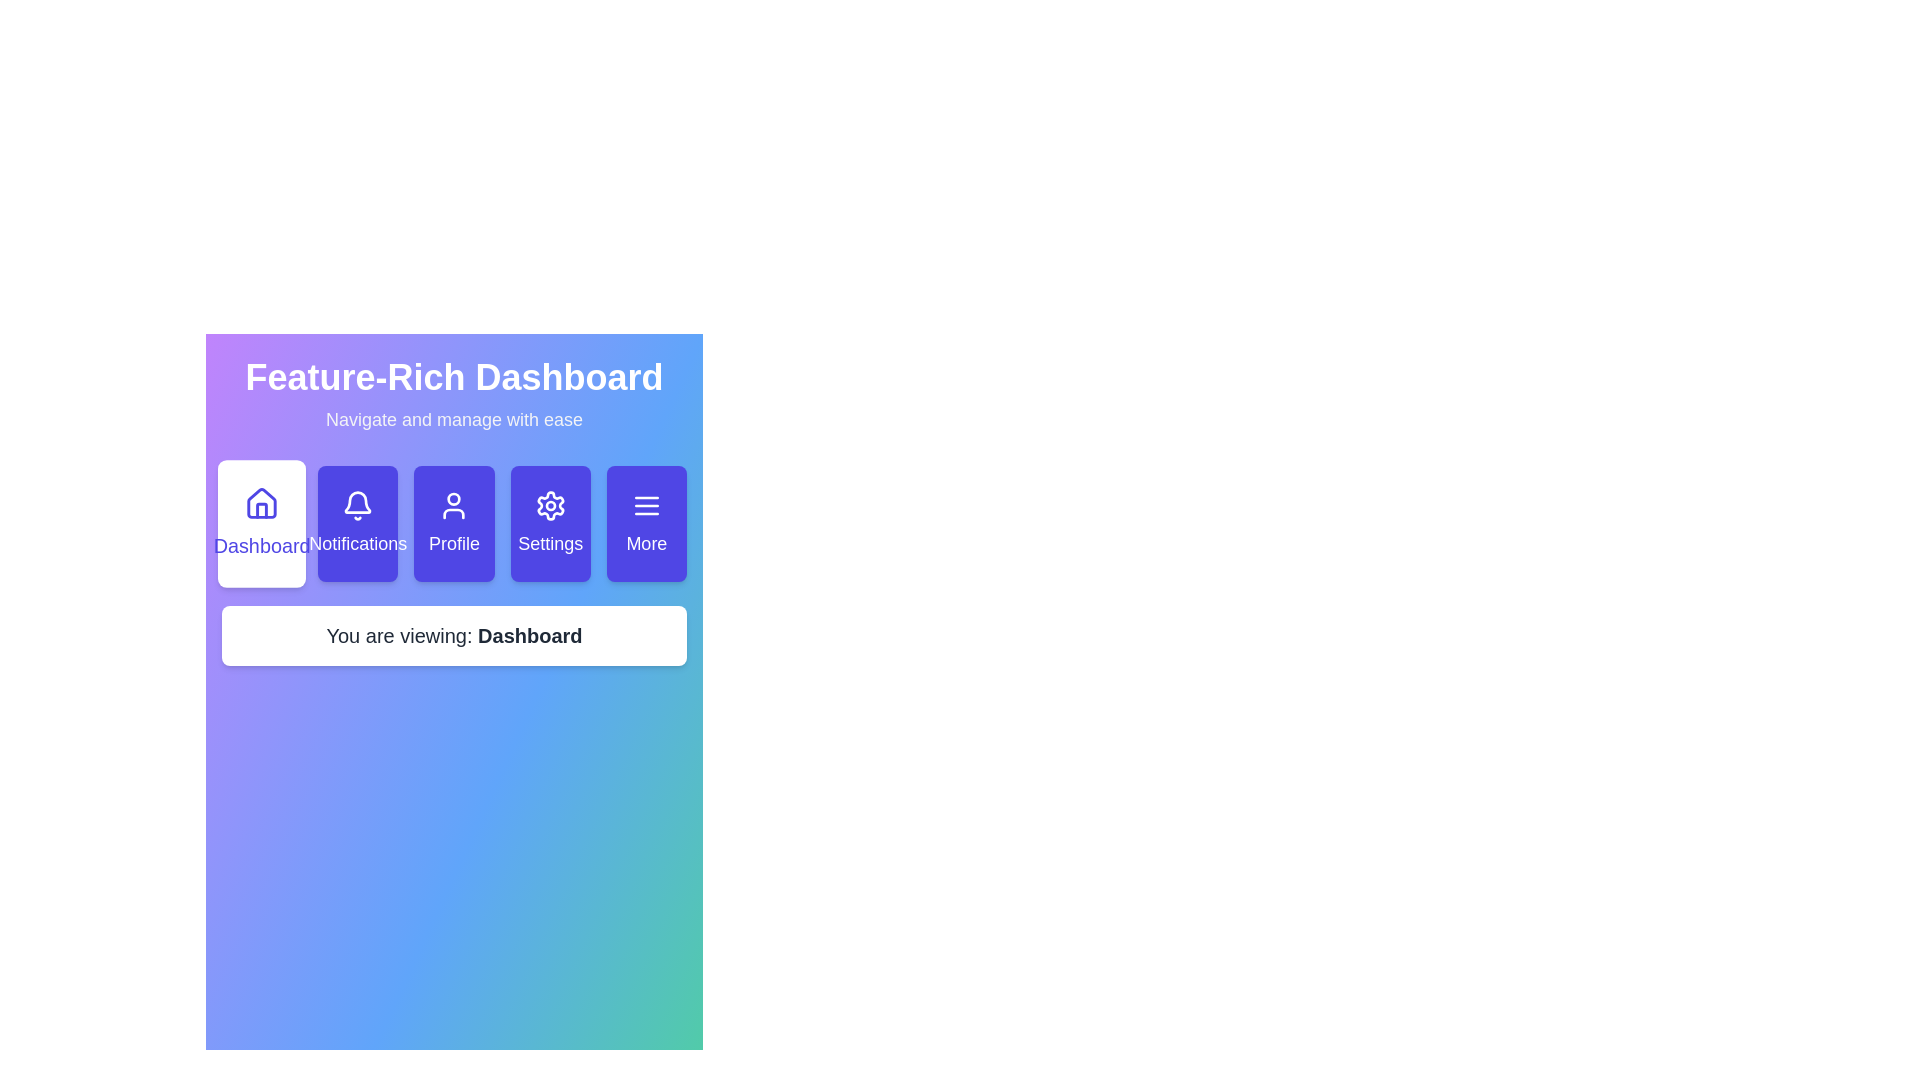 This screenshot has width=1920, height=1080. What do you see at coordinates (550, 543) in the screenshot?
I see `the Text Label indicating the settings button, which is located within the fourth button of the horizontal navigation menu, identifiable by its dark purple background and gear icon above it` at bounding box center [550, 543].